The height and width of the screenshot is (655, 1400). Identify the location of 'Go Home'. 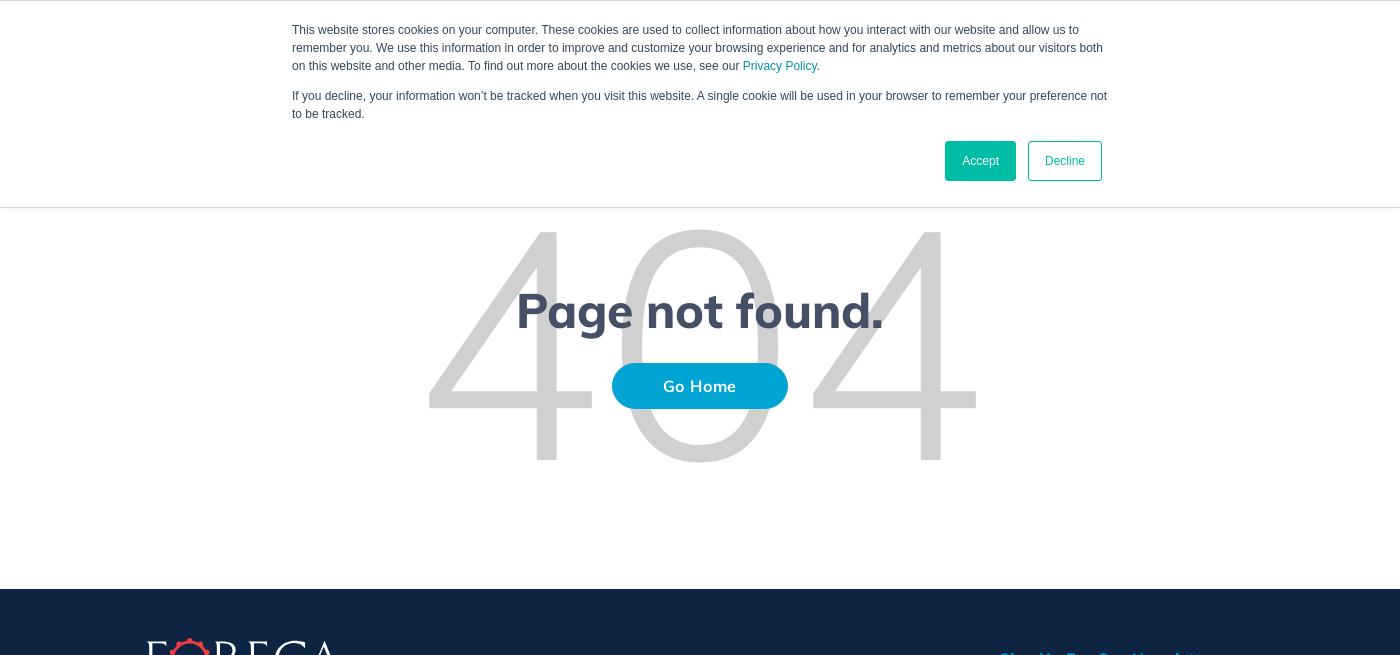
(699, 384).